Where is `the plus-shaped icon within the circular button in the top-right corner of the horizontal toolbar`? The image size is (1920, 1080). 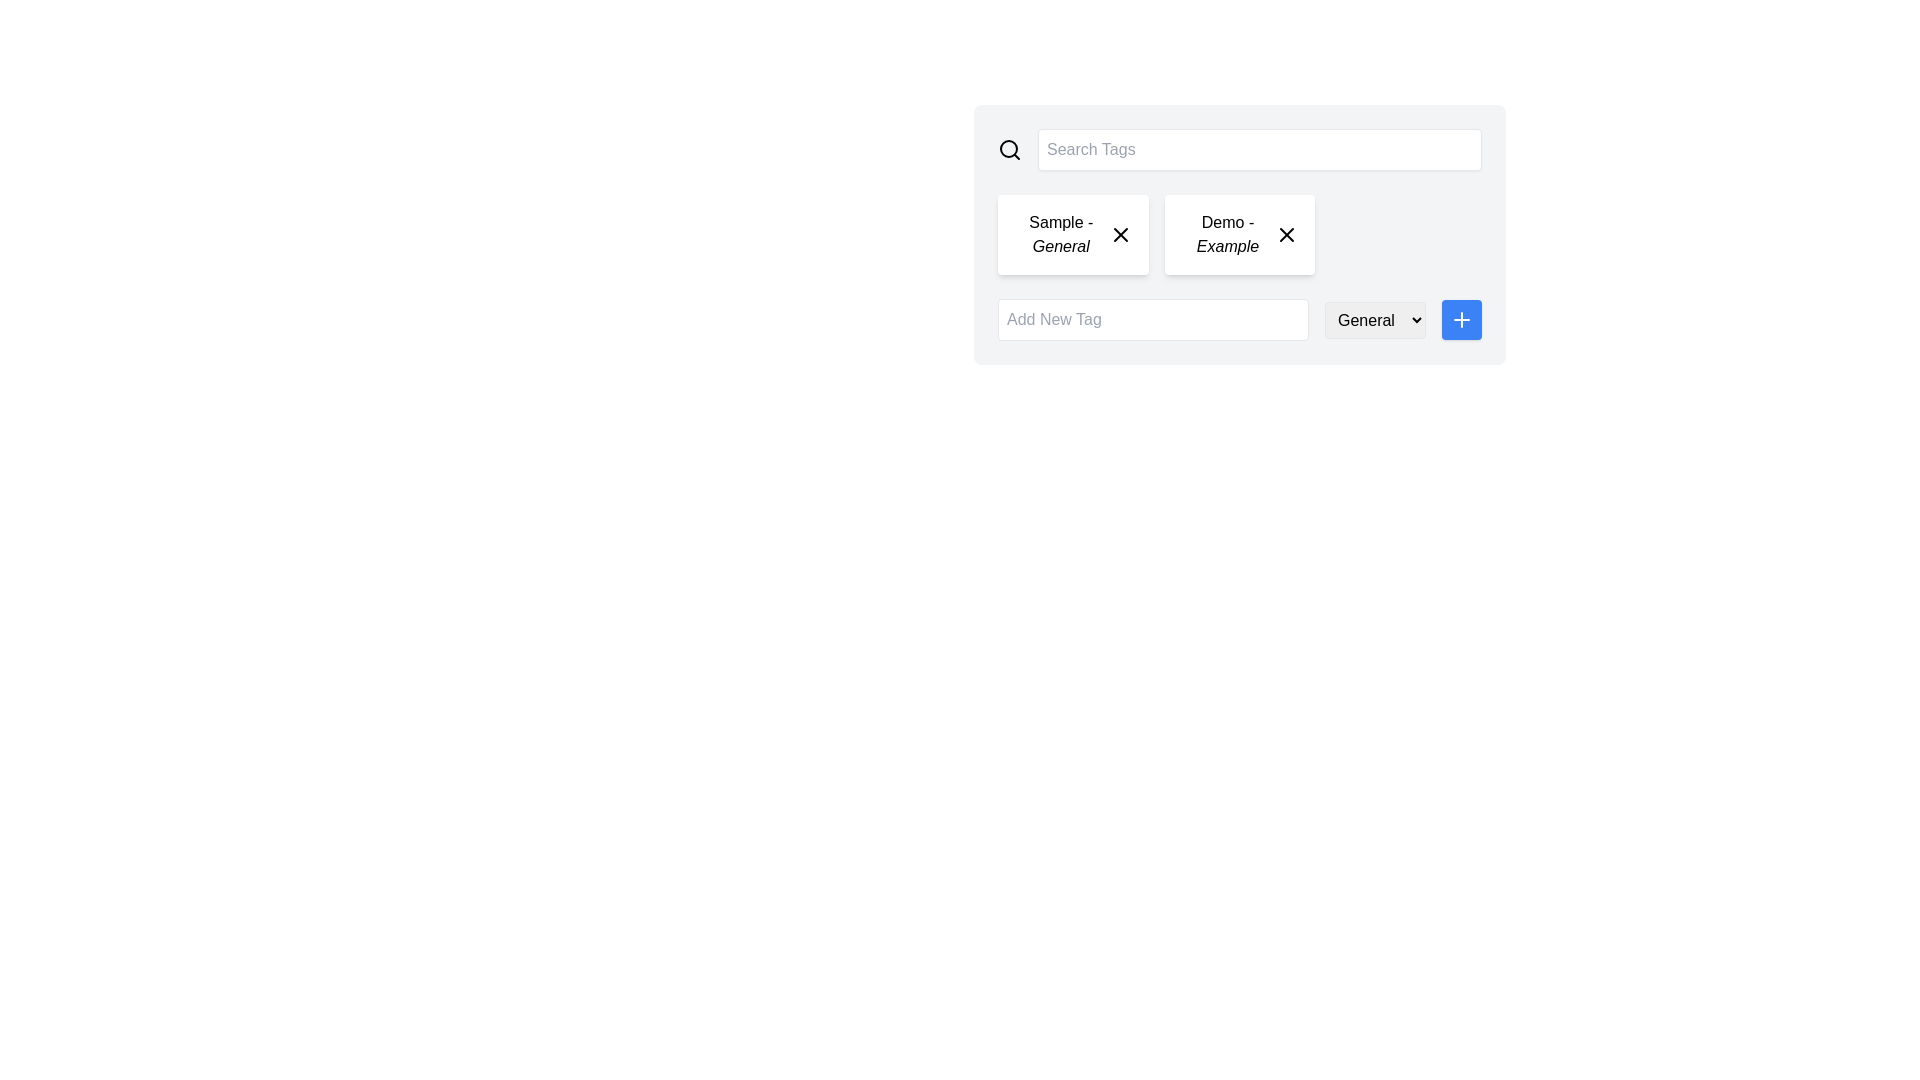 the plus-shaped icon within the circular button in the top-right corner of the horizontal toolbar is located at coordinates (1462, 319).